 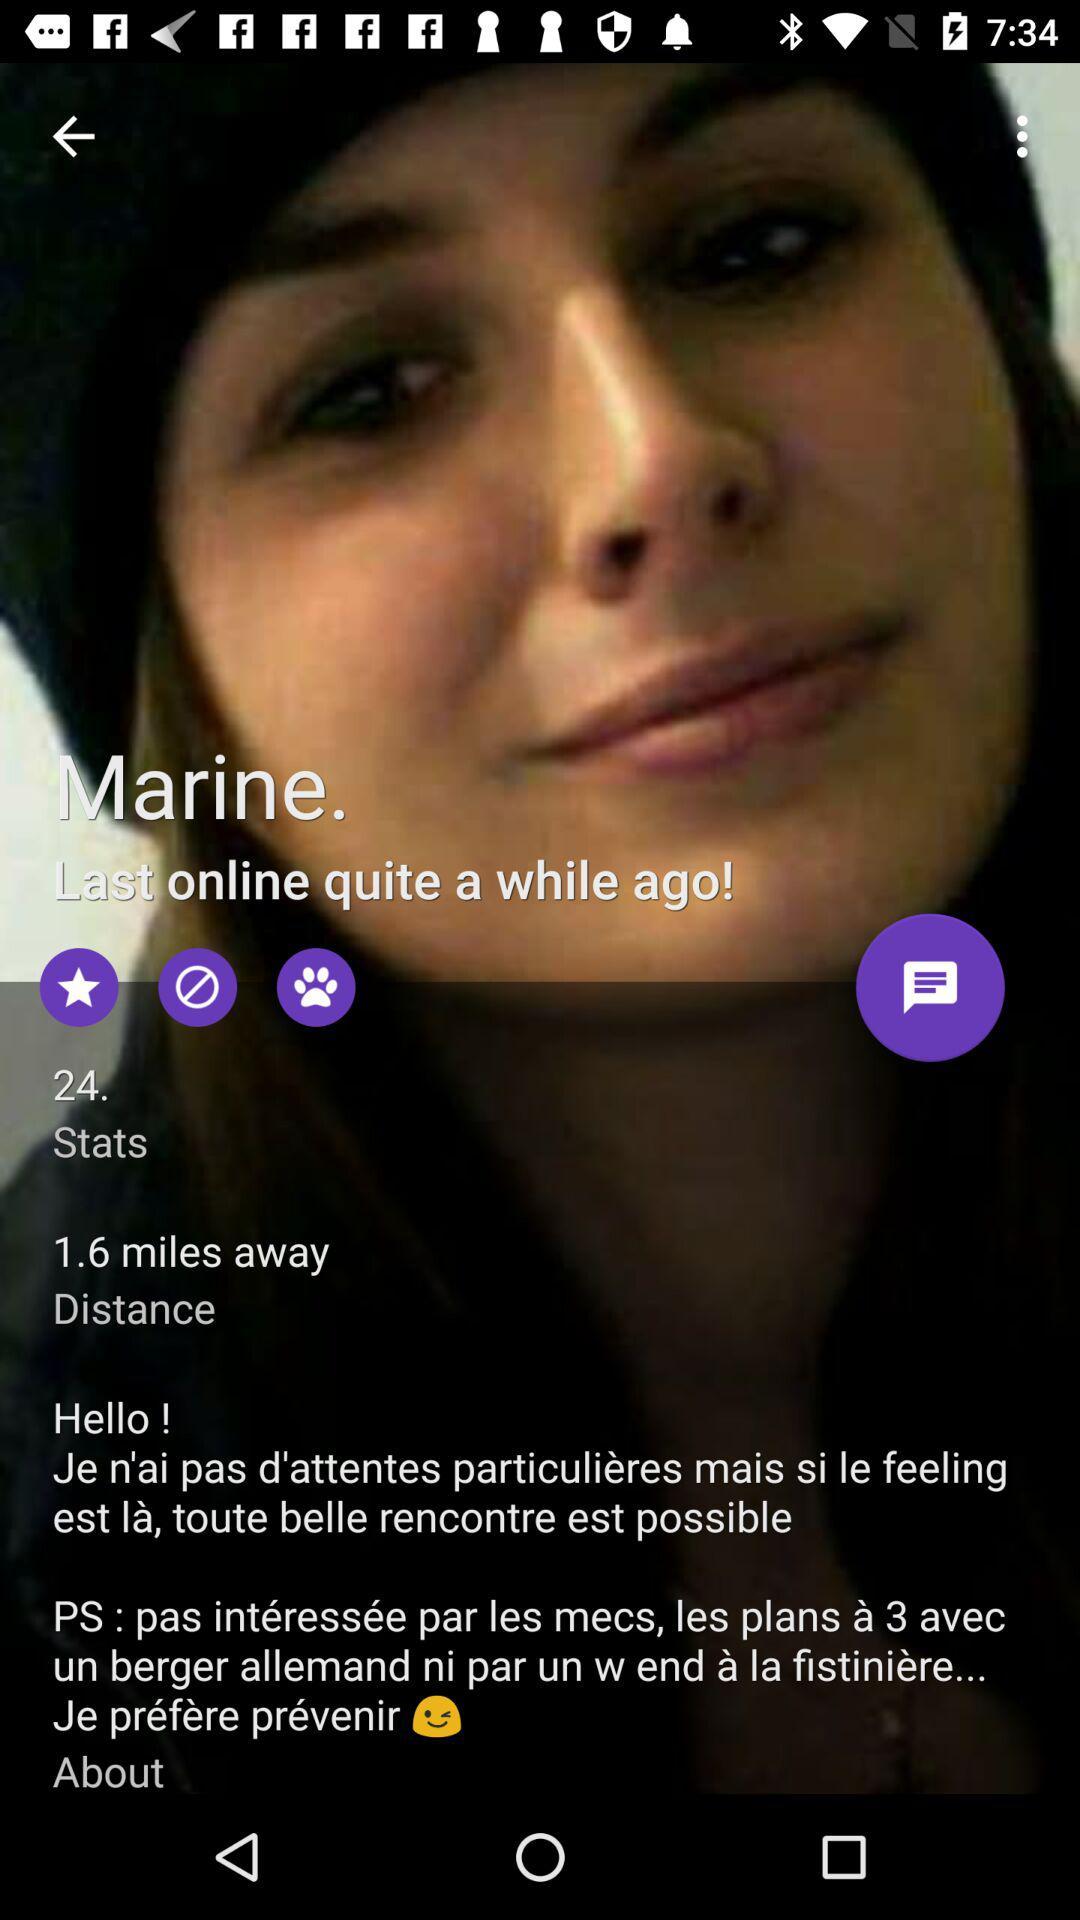 I want to click on the chat icon, so click(x=930, y=995).